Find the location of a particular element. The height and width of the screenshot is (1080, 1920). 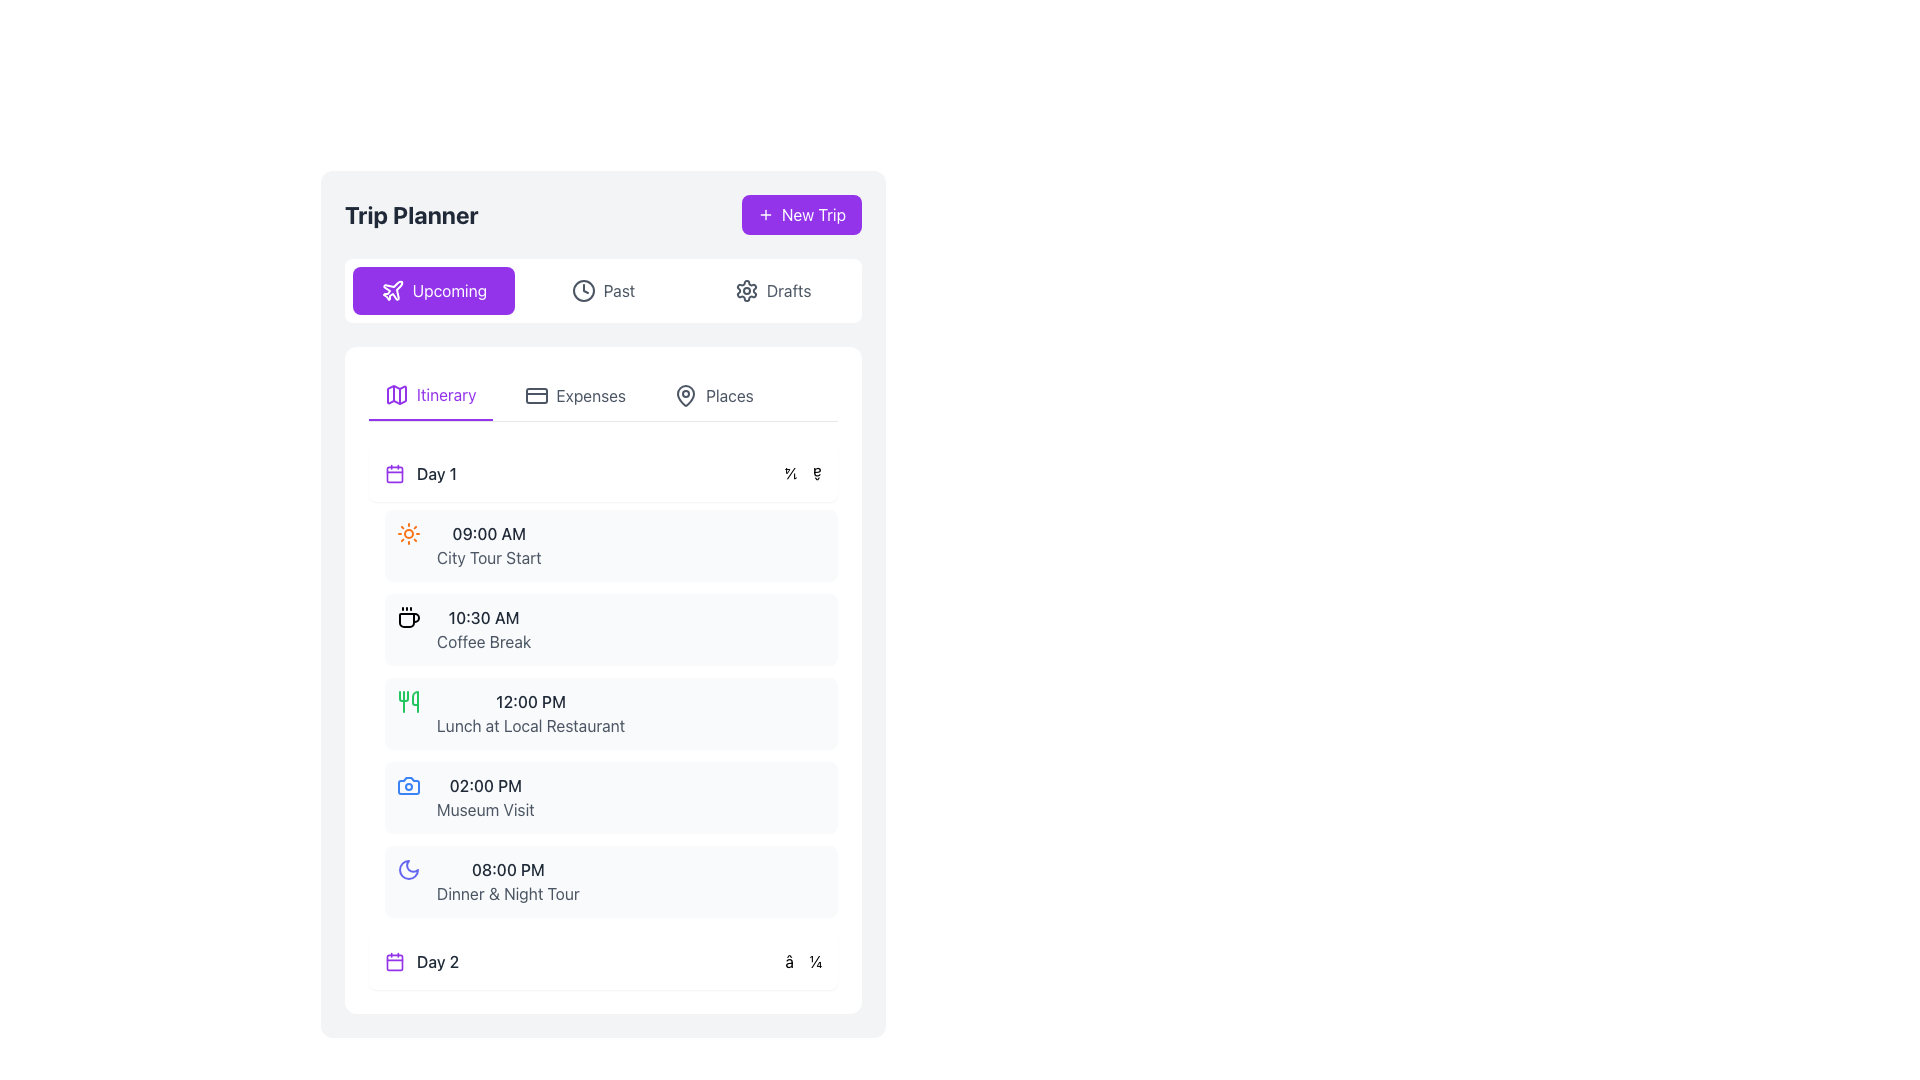

the 'Places' icon located to the left of the 'Places' text in the horizontal navigation bar is located at coordinates (686, 396).